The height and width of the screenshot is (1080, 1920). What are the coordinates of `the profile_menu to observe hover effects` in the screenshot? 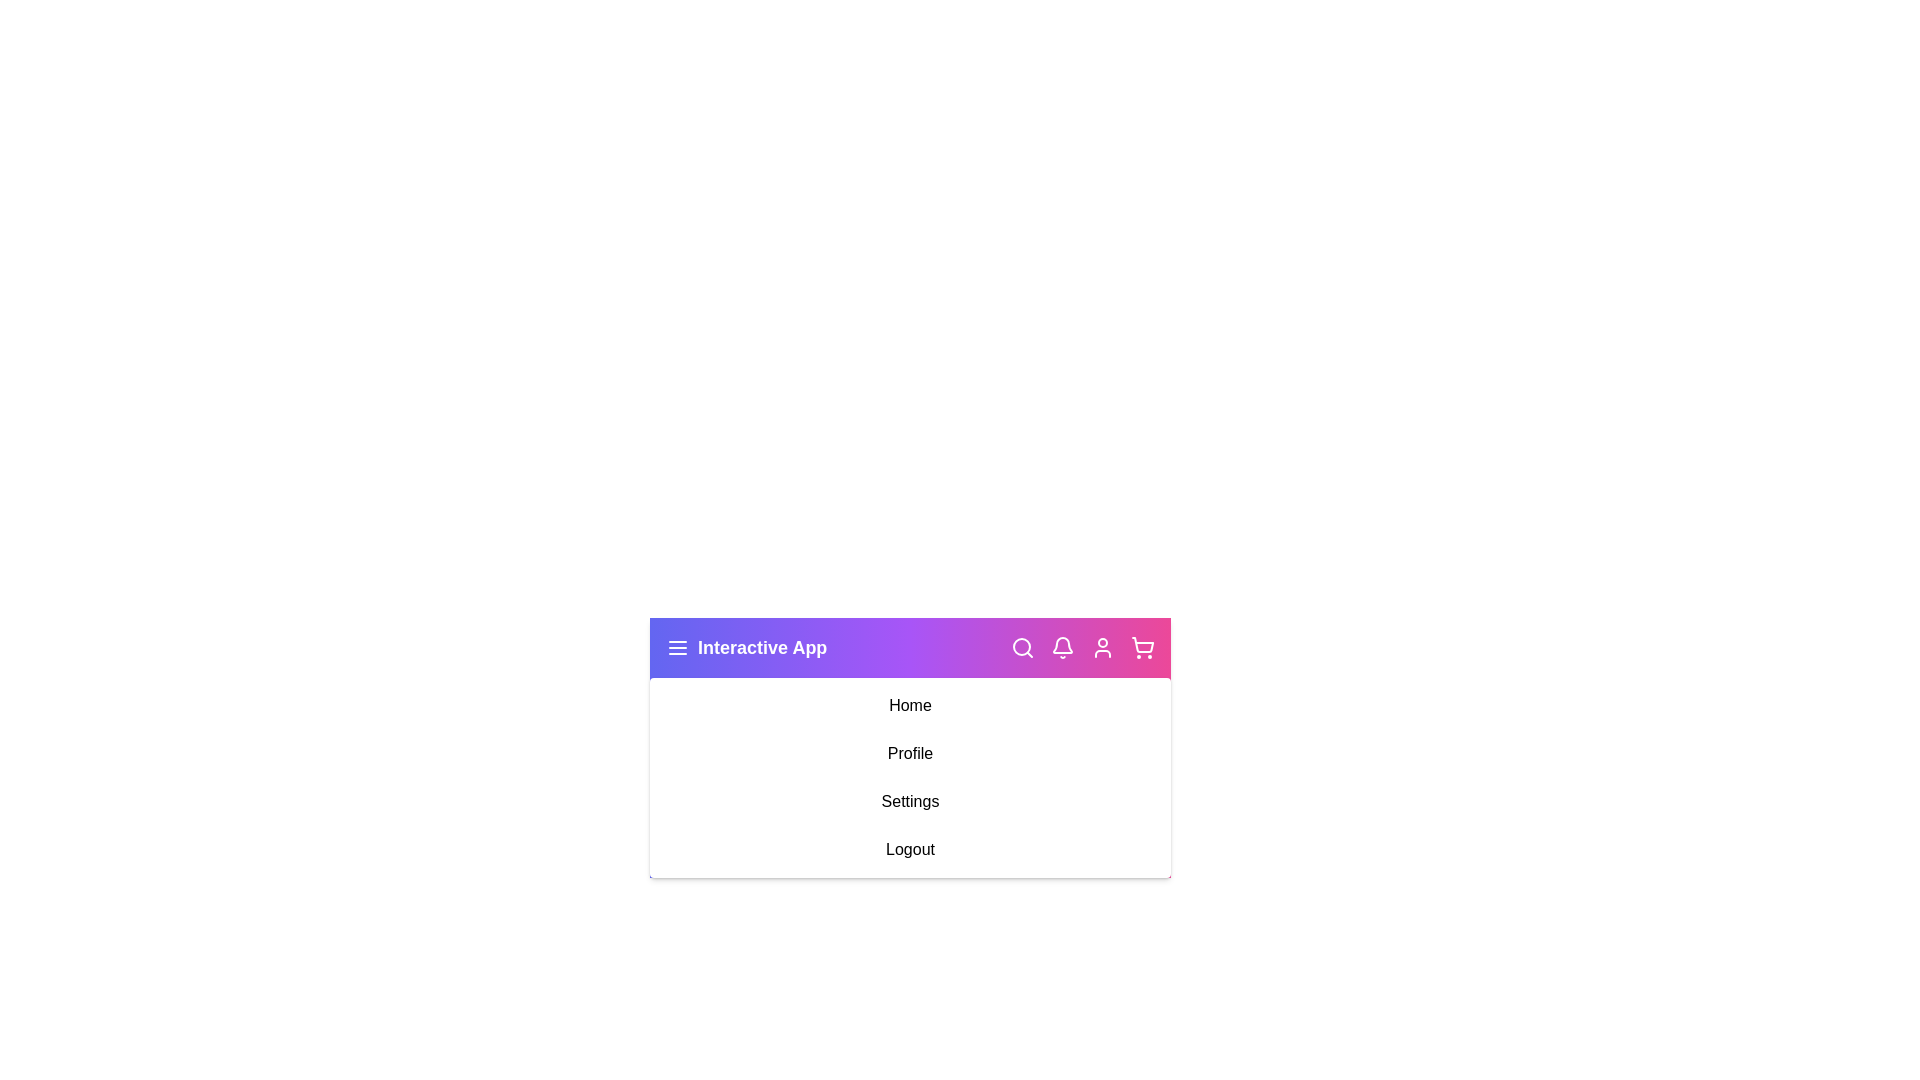 It's located at (909, 753).